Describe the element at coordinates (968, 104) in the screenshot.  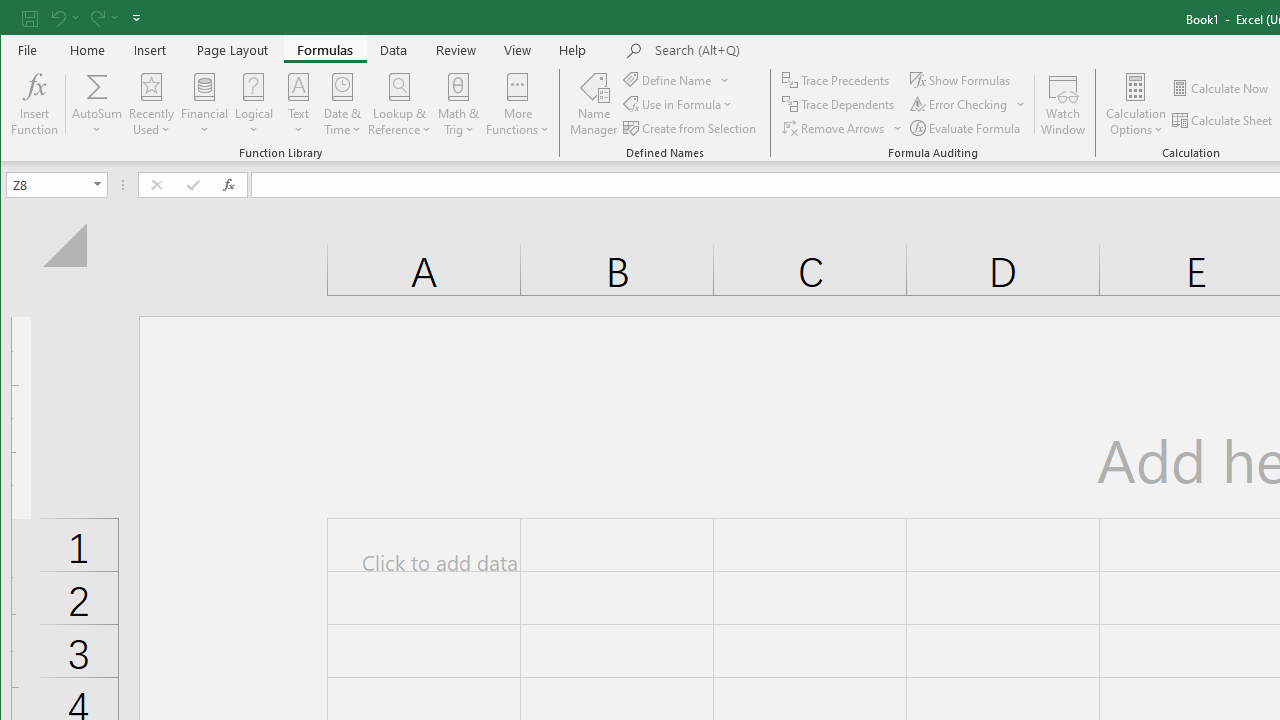
I see `'Error Checking...'` at that location.